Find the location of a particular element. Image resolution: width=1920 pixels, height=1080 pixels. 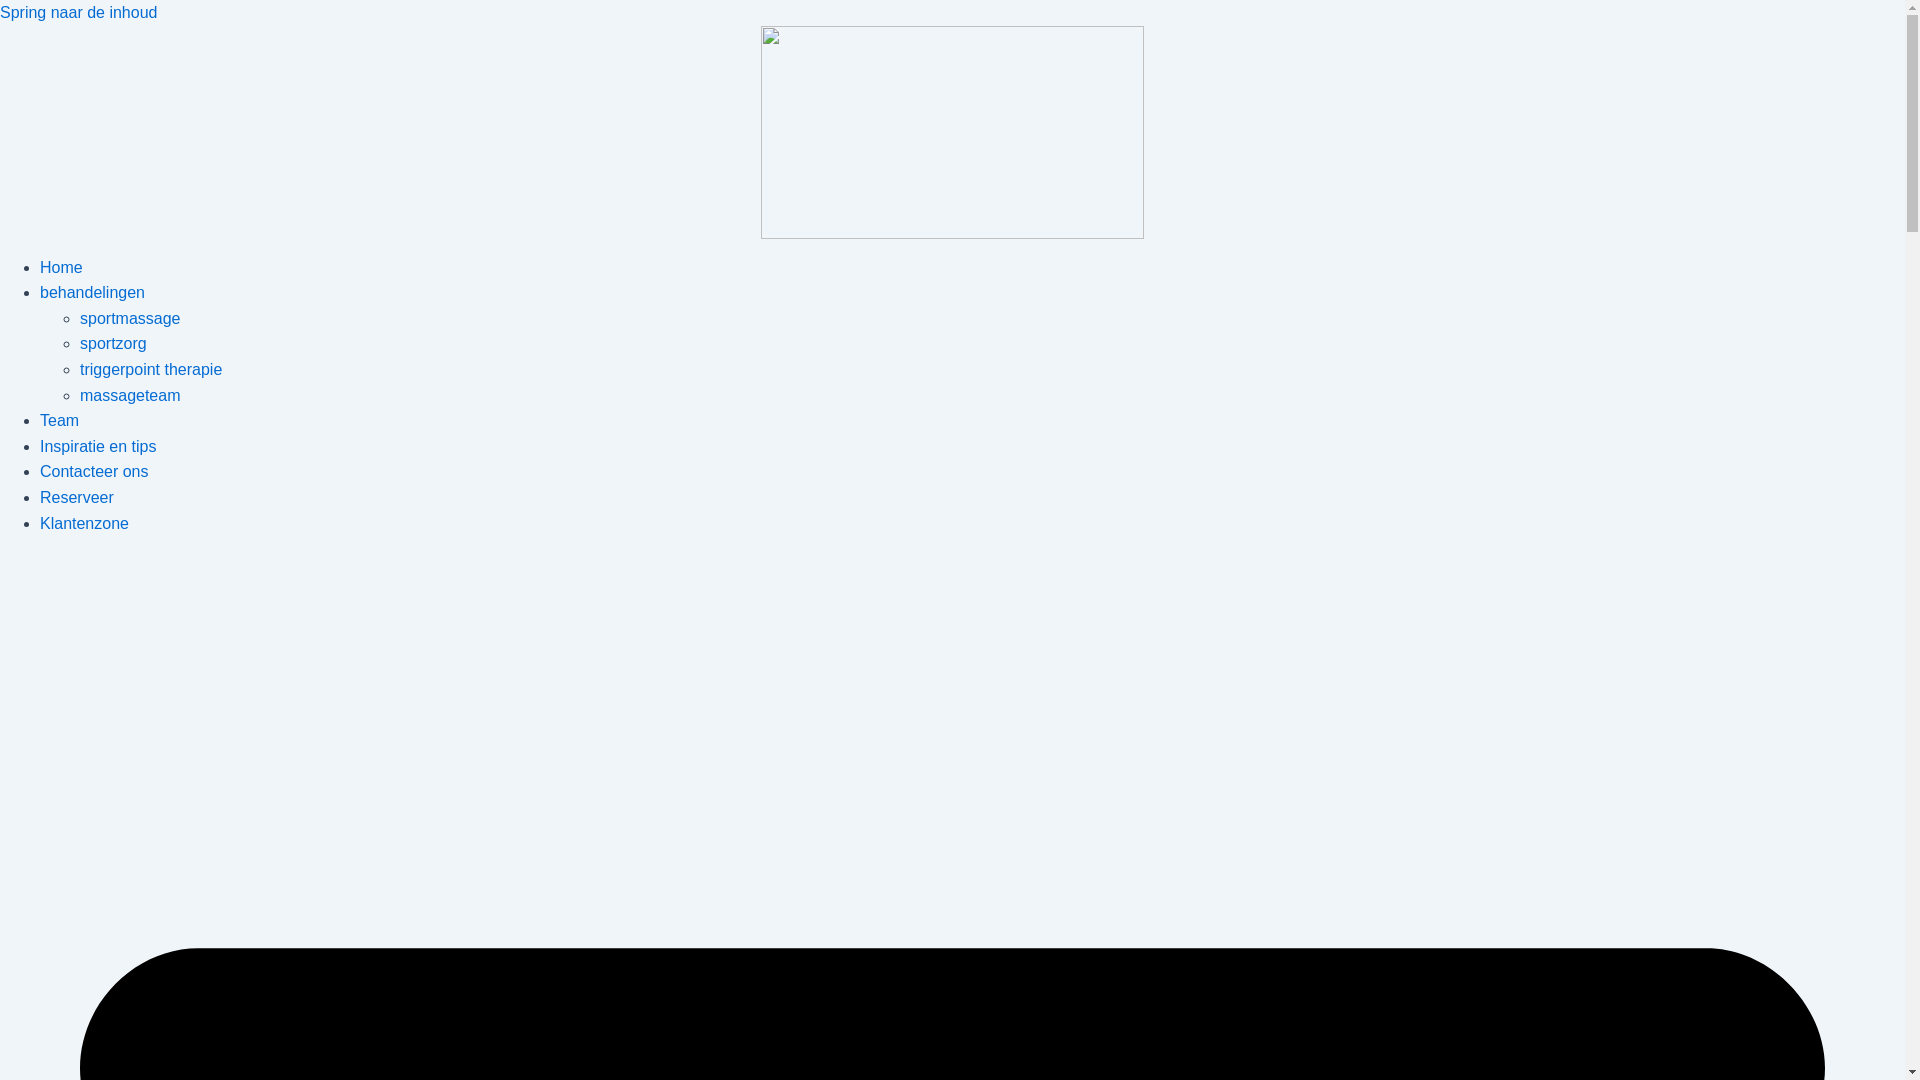

'Home' is located at coordinates (61, 266).